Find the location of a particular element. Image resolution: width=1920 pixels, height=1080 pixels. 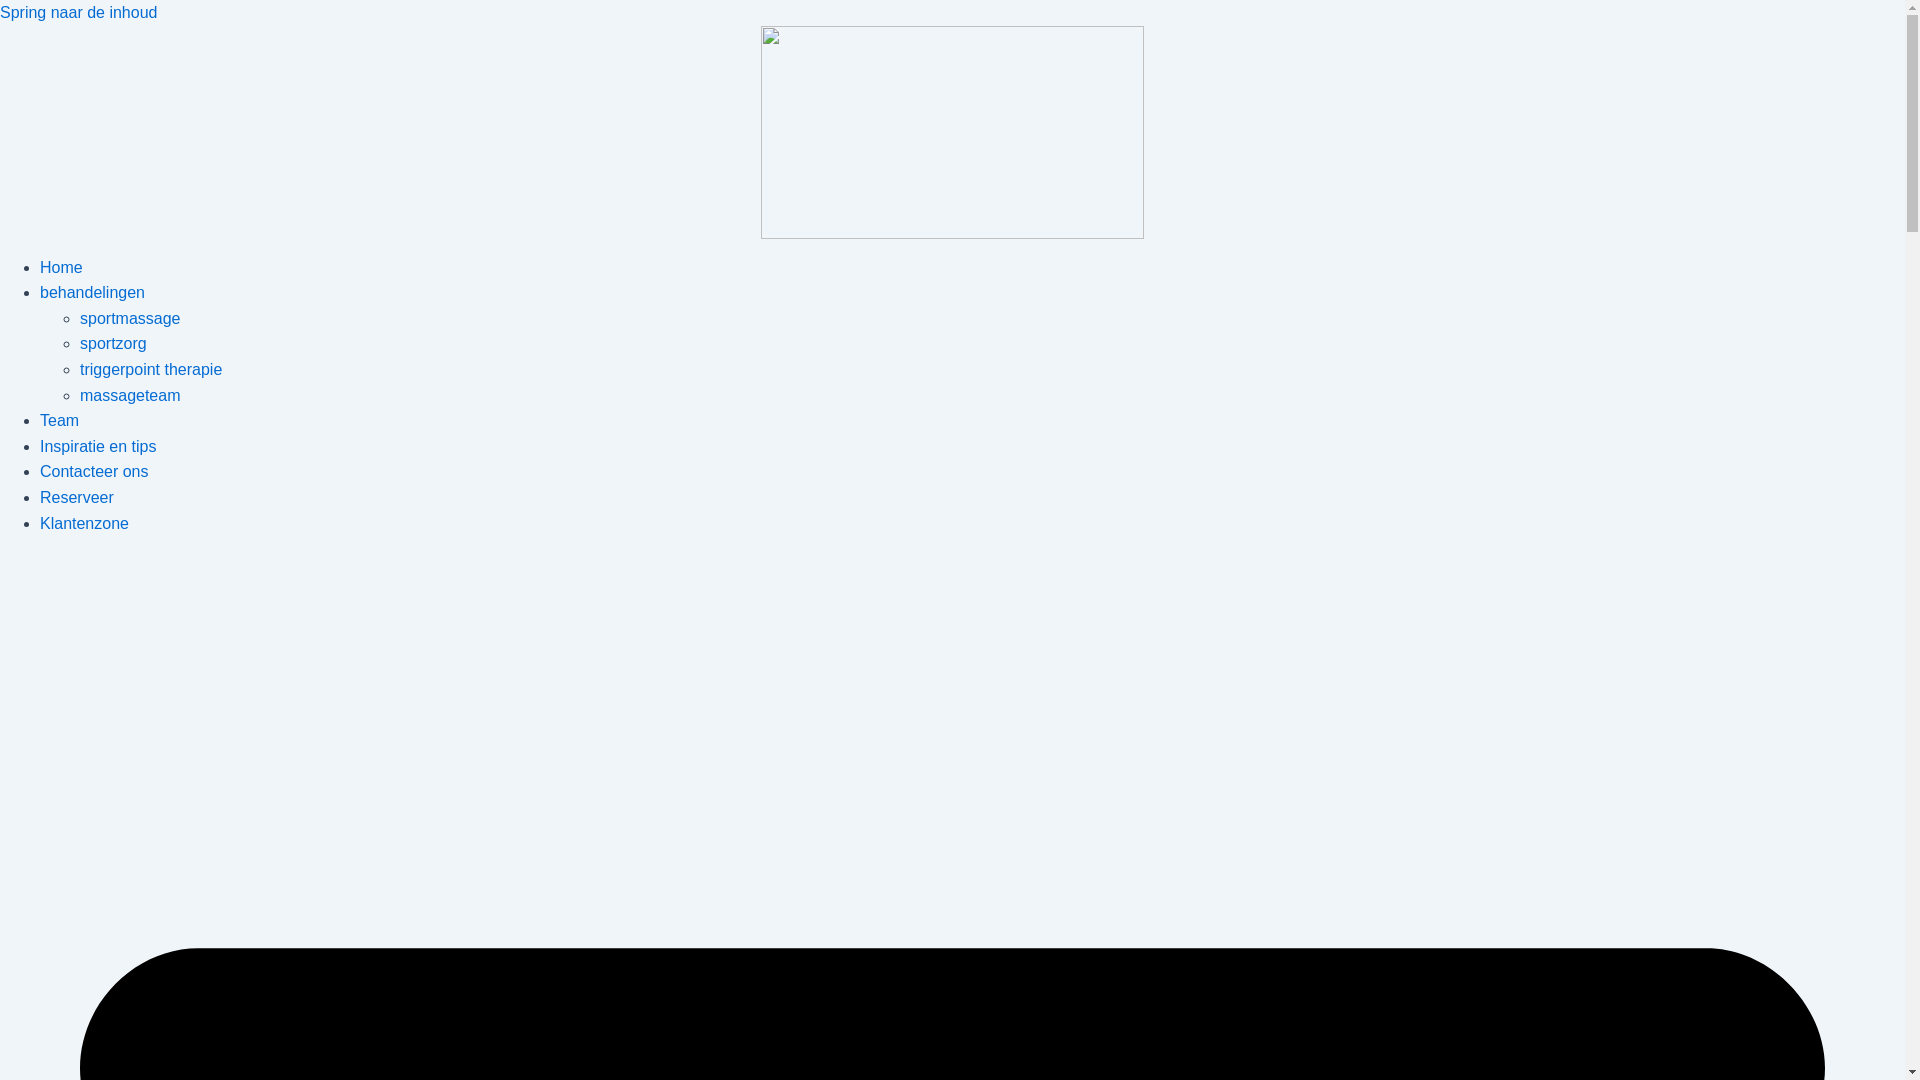

'Home' is located at coordinates (61, 266).